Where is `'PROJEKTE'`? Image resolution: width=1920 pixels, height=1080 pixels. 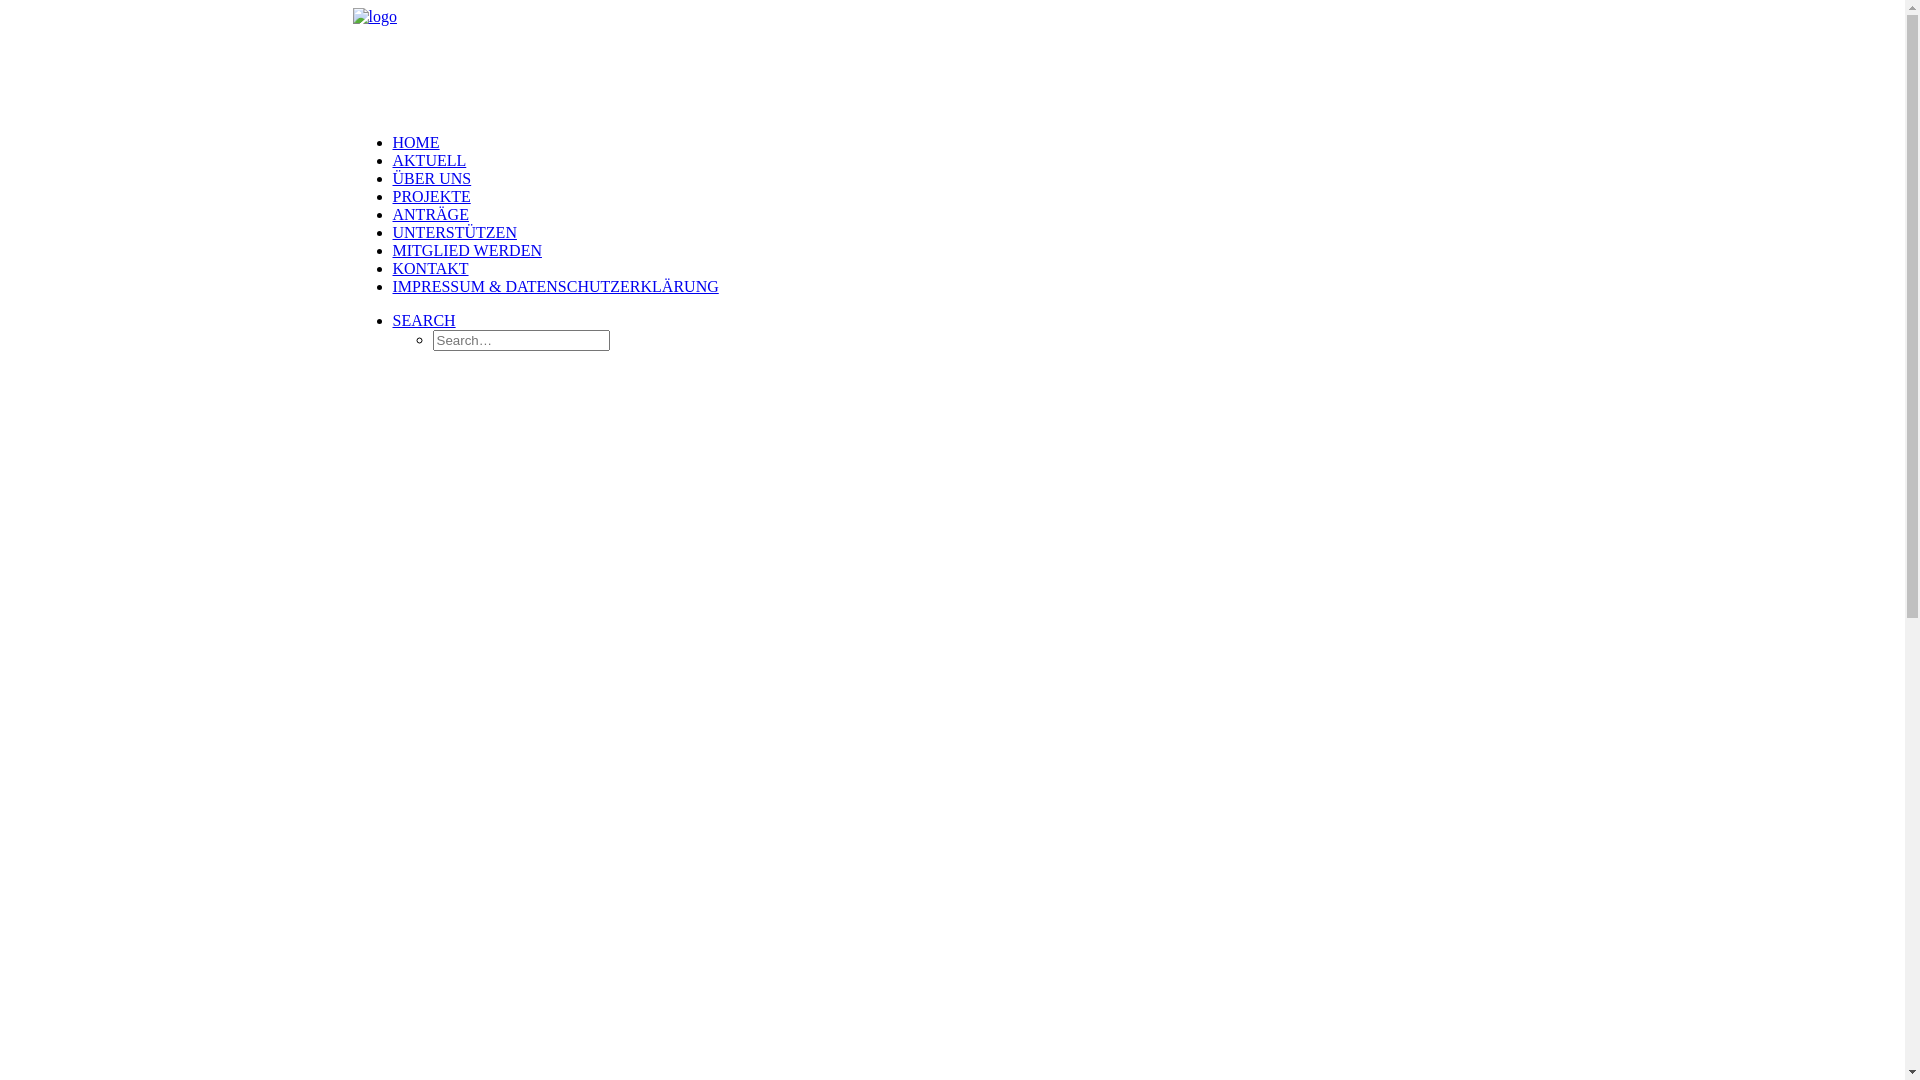 'PROJEKTE' is located at coordinates (430, 196).